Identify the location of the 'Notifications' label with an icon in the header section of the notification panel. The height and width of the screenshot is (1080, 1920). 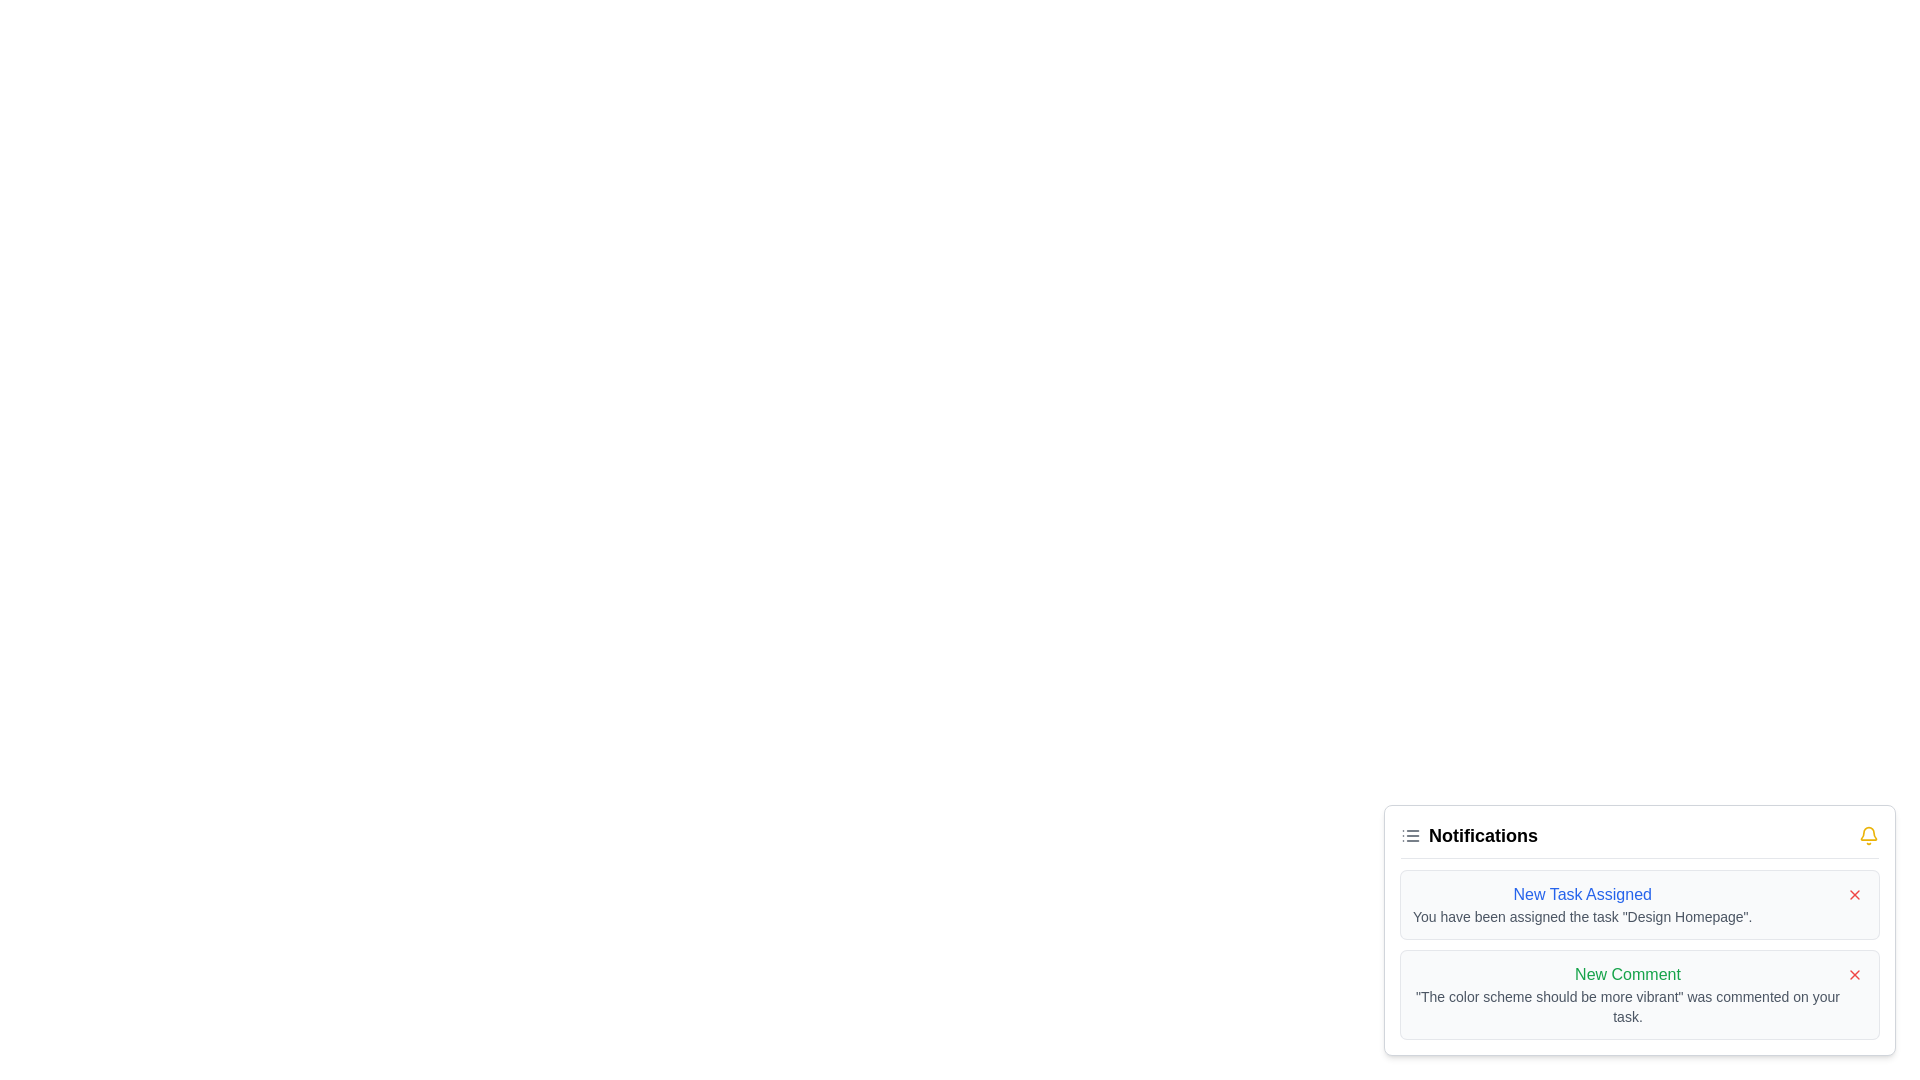
(1469, 836).